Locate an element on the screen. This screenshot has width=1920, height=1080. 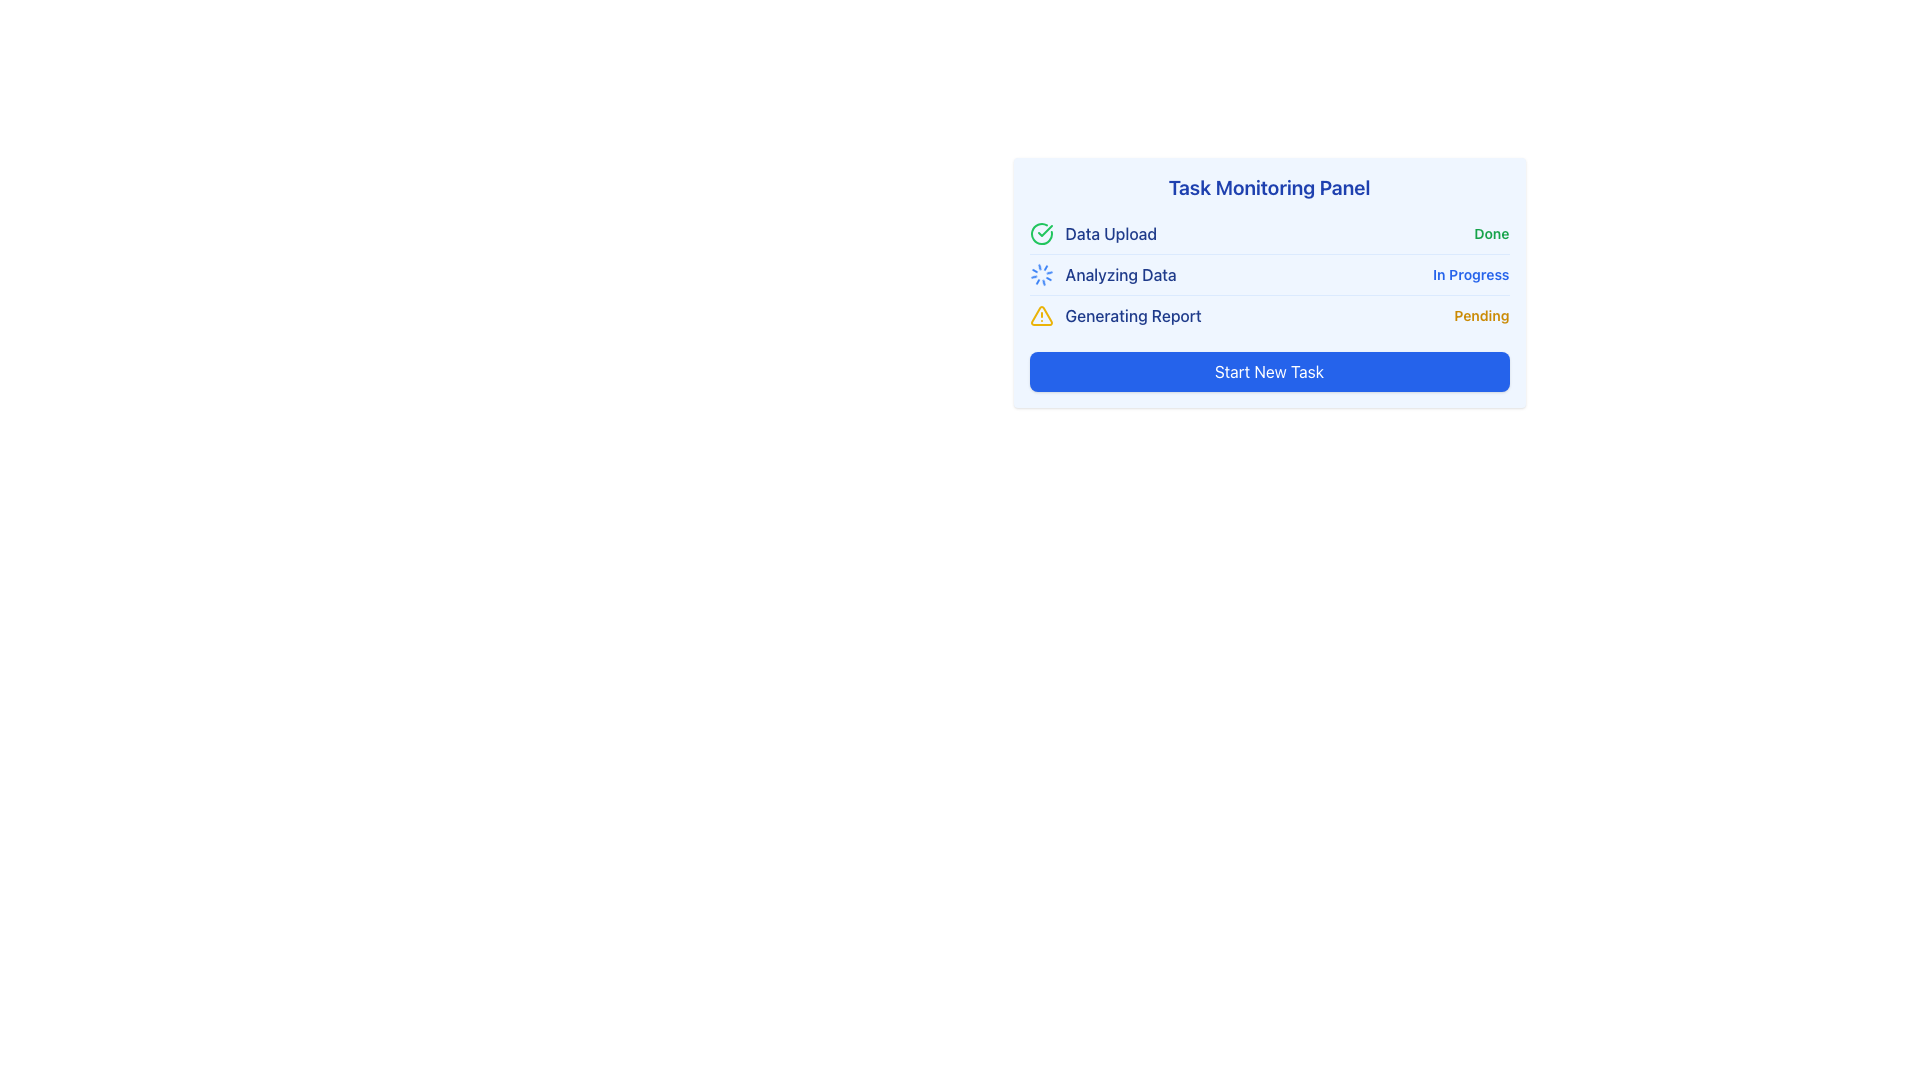
the text label displaying 'Analyzing Data' within the 'Task Monitoring Panel', which is styled with a blue font and medium weight, located in the second row of the progress indicator list is located at coordinates (1121, 274).